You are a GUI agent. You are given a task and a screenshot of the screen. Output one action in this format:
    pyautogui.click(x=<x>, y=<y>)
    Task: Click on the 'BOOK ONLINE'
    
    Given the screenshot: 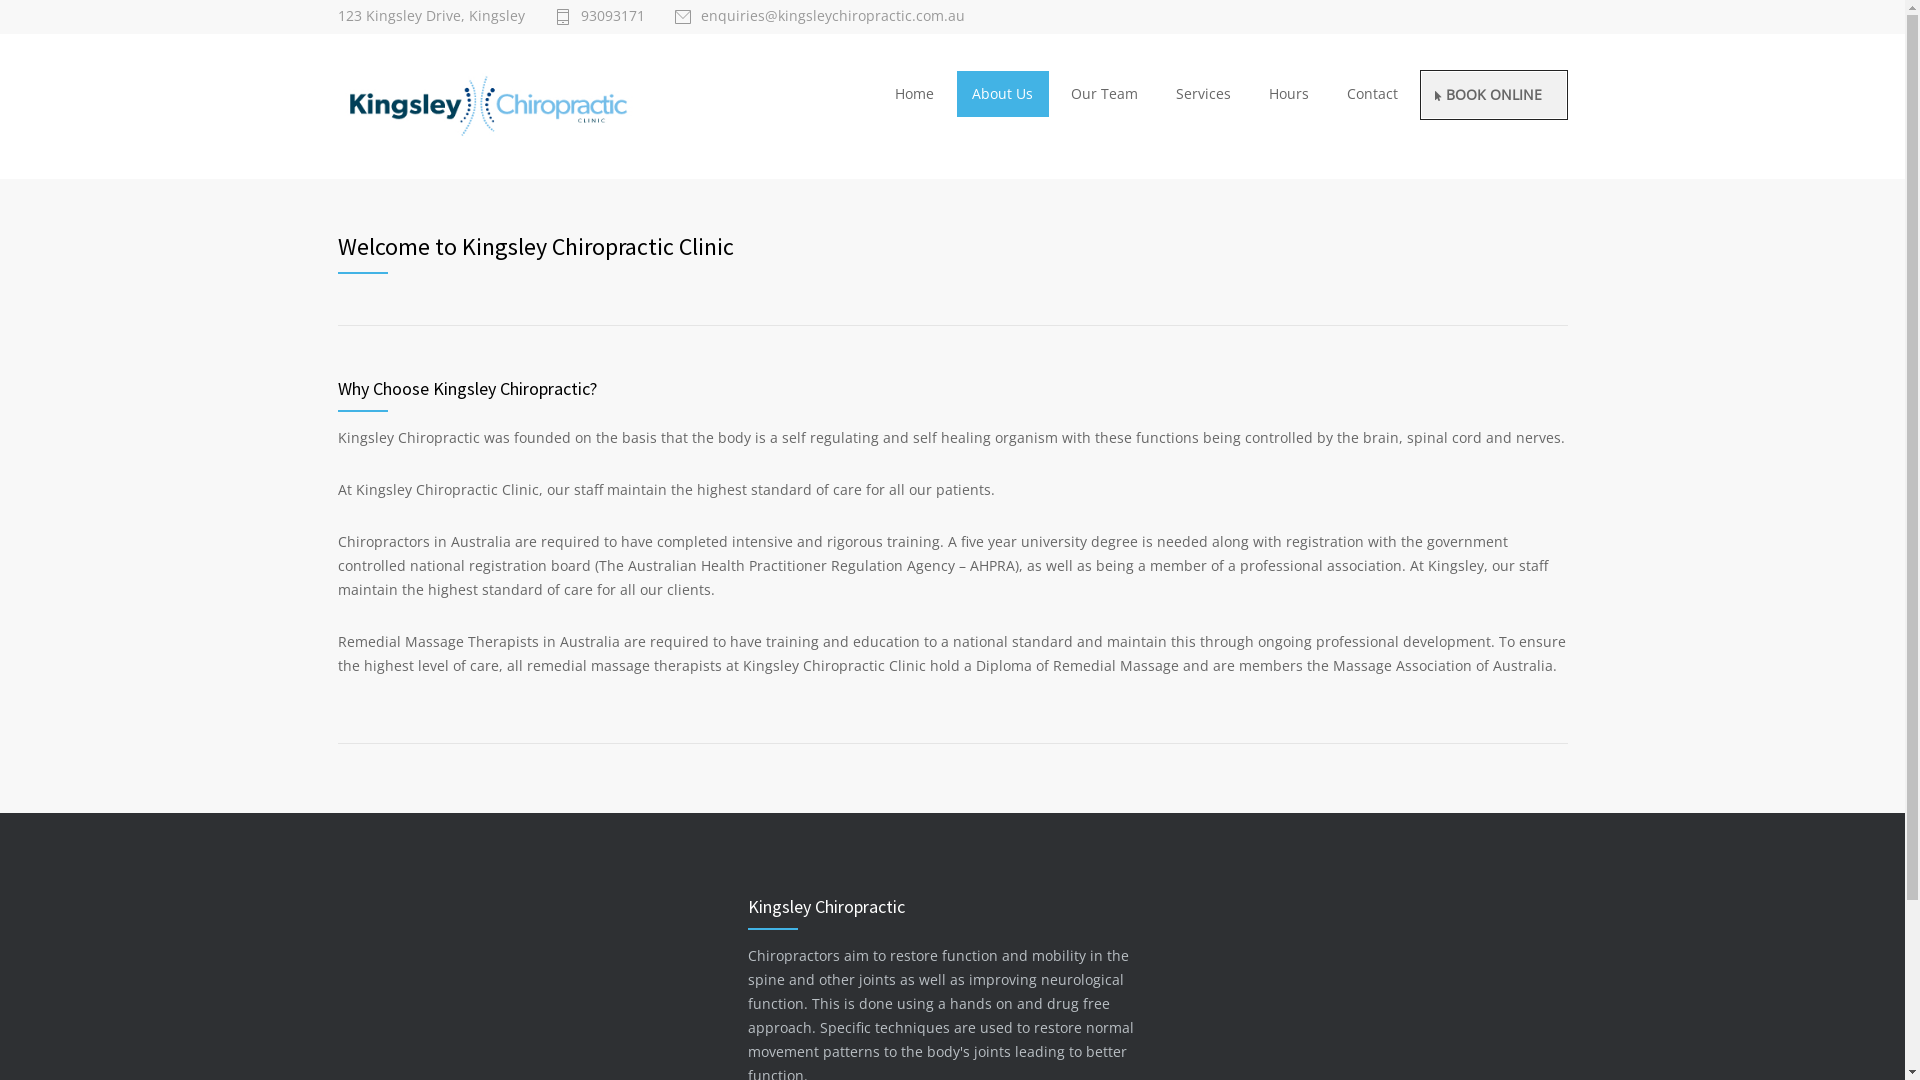 What is the action you would take?
    pyautogui.click(x=1492, y=95)
    